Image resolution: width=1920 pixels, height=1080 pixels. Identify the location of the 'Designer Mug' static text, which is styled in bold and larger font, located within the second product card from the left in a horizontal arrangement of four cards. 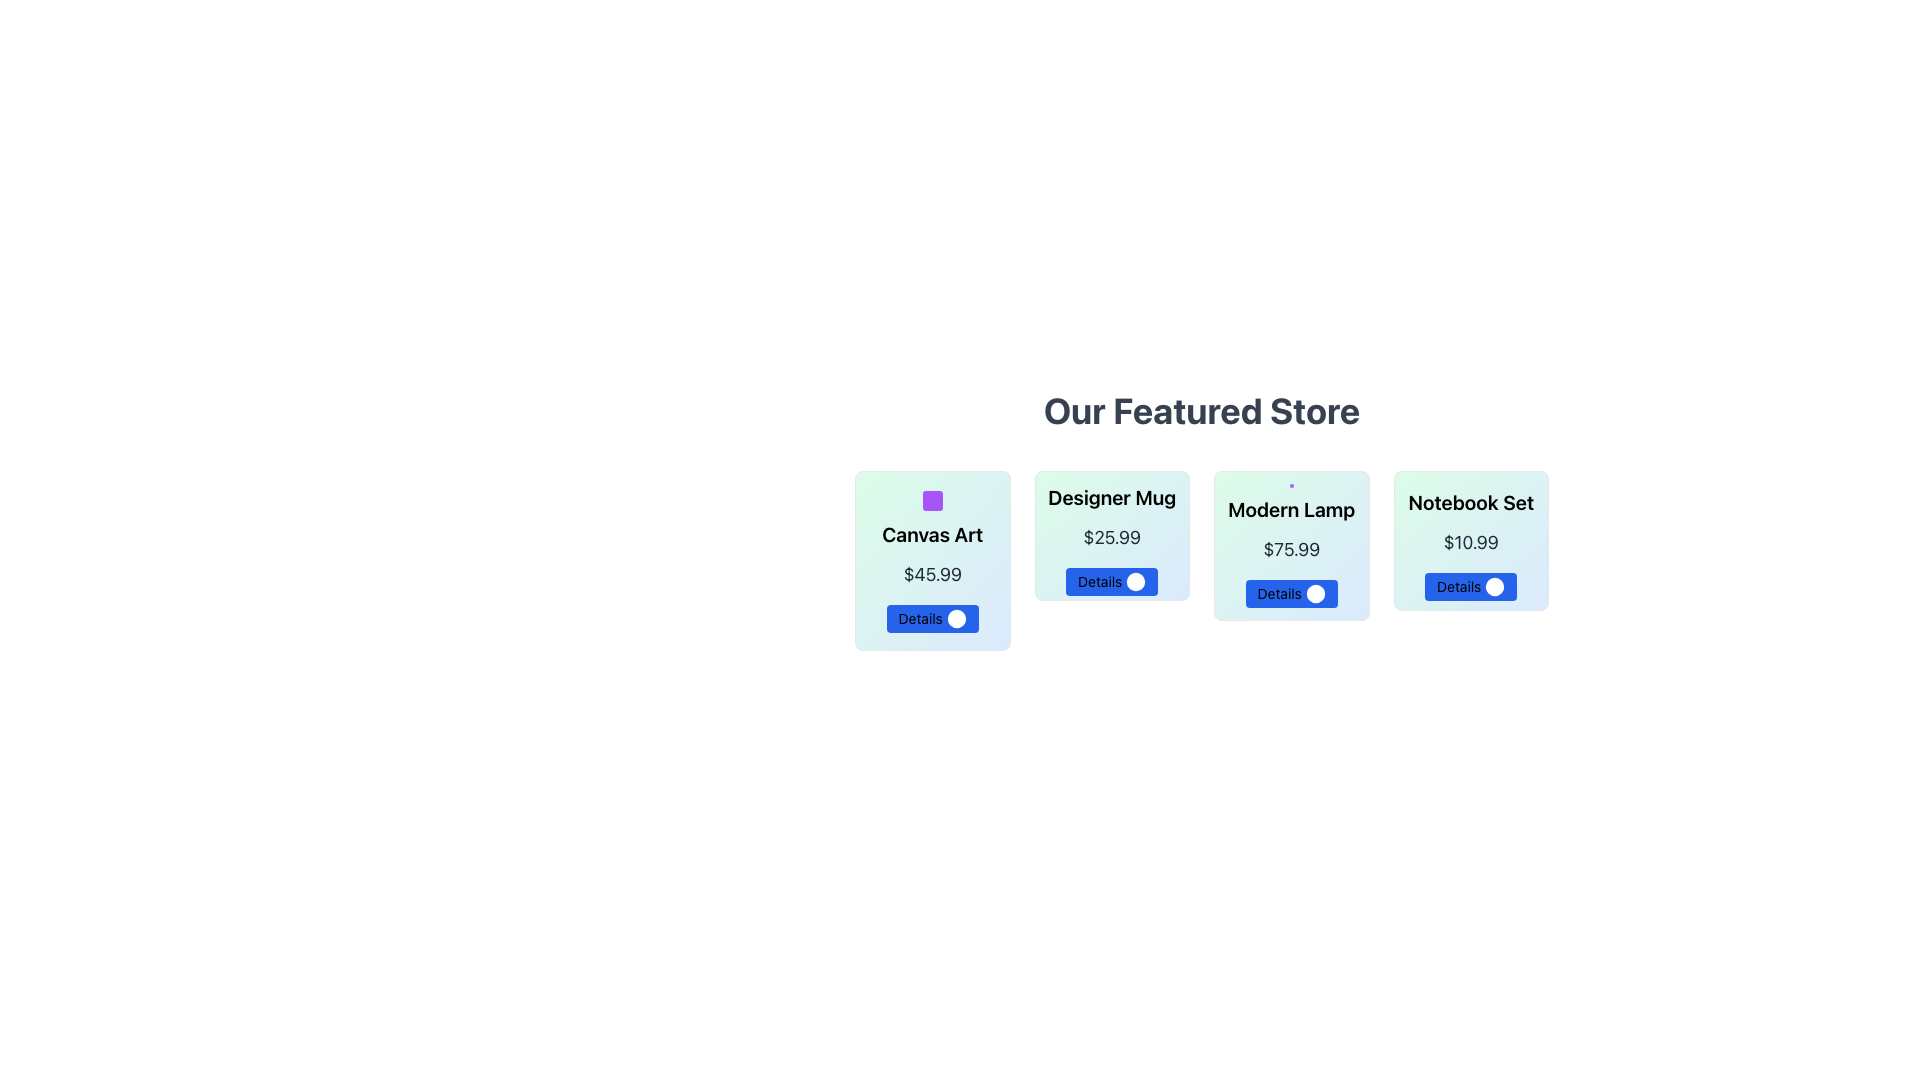
(1111, 496).